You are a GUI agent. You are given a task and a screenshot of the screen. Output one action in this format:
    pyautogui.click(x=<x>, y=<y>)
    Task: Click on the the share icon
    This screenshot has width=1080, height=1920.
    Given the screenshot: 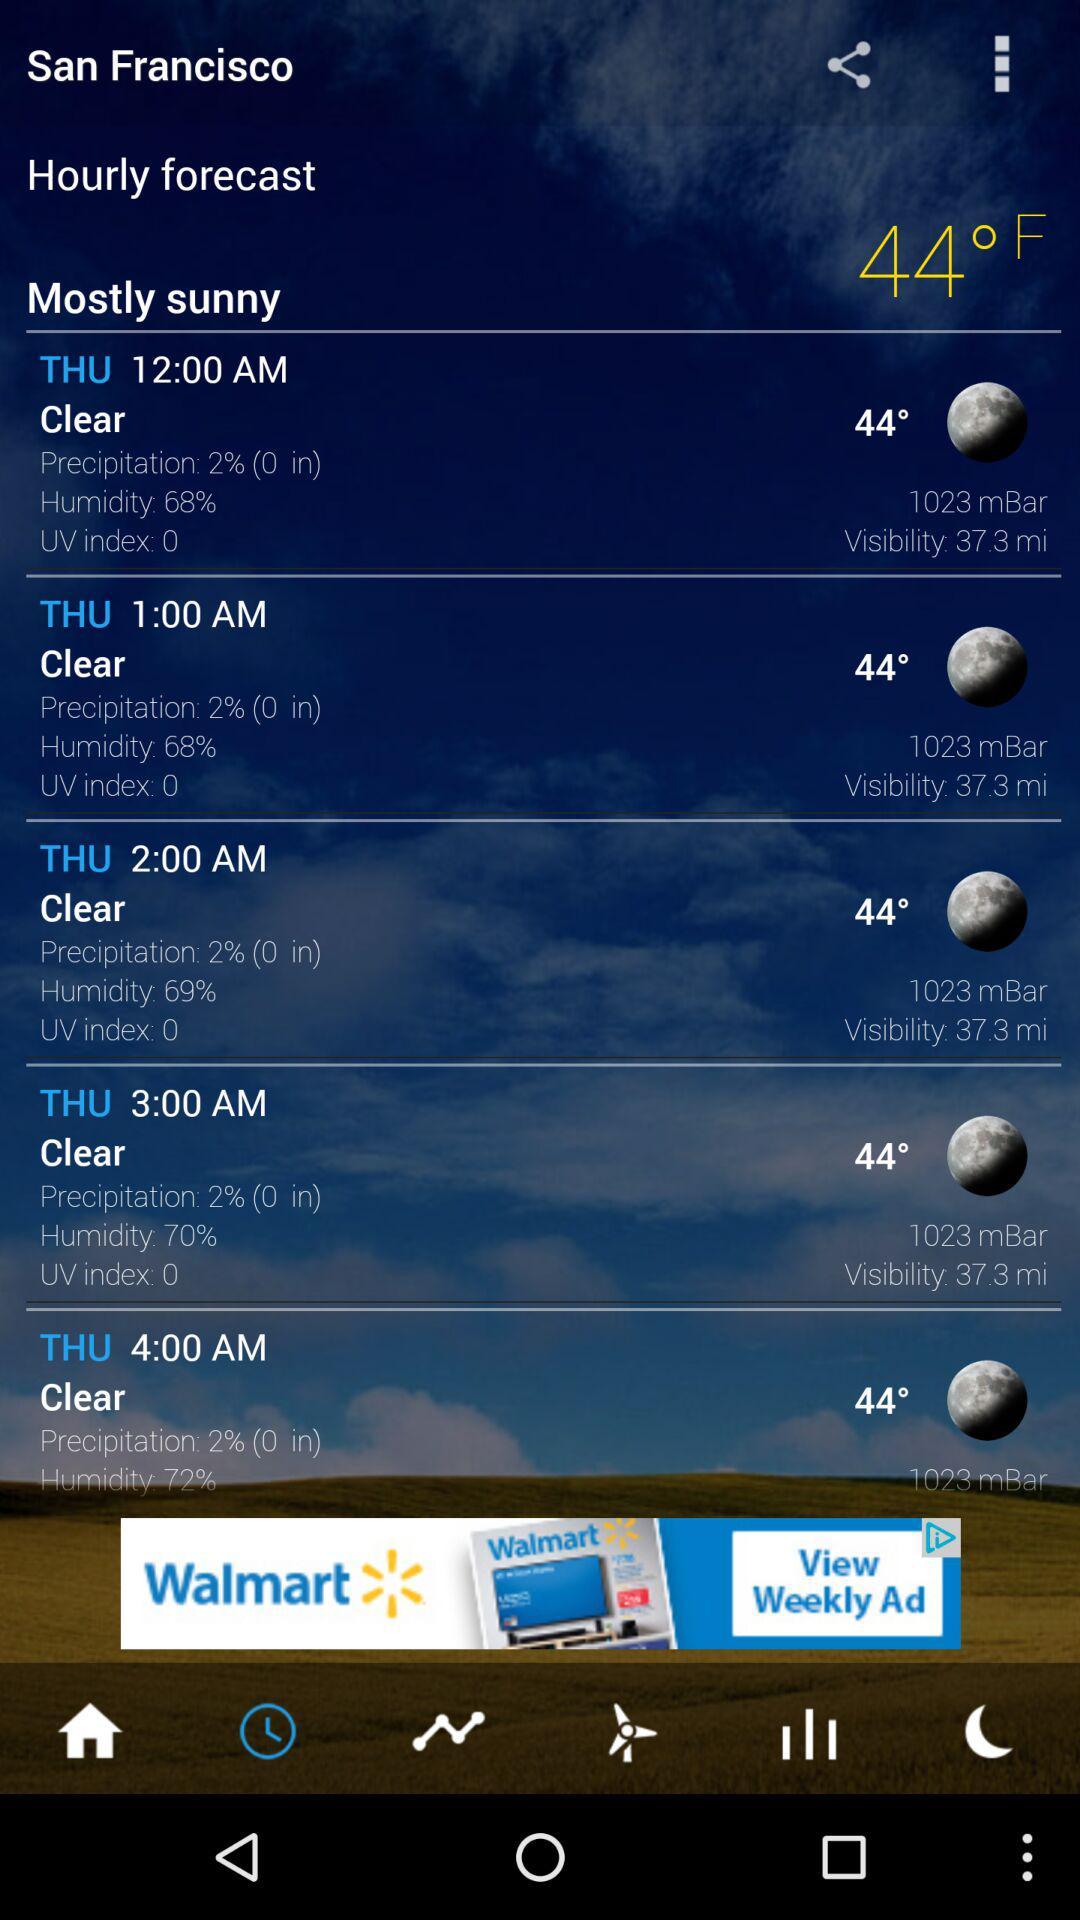 What is the action you would take?
    pyautogui.click(x=848, y=68)
    